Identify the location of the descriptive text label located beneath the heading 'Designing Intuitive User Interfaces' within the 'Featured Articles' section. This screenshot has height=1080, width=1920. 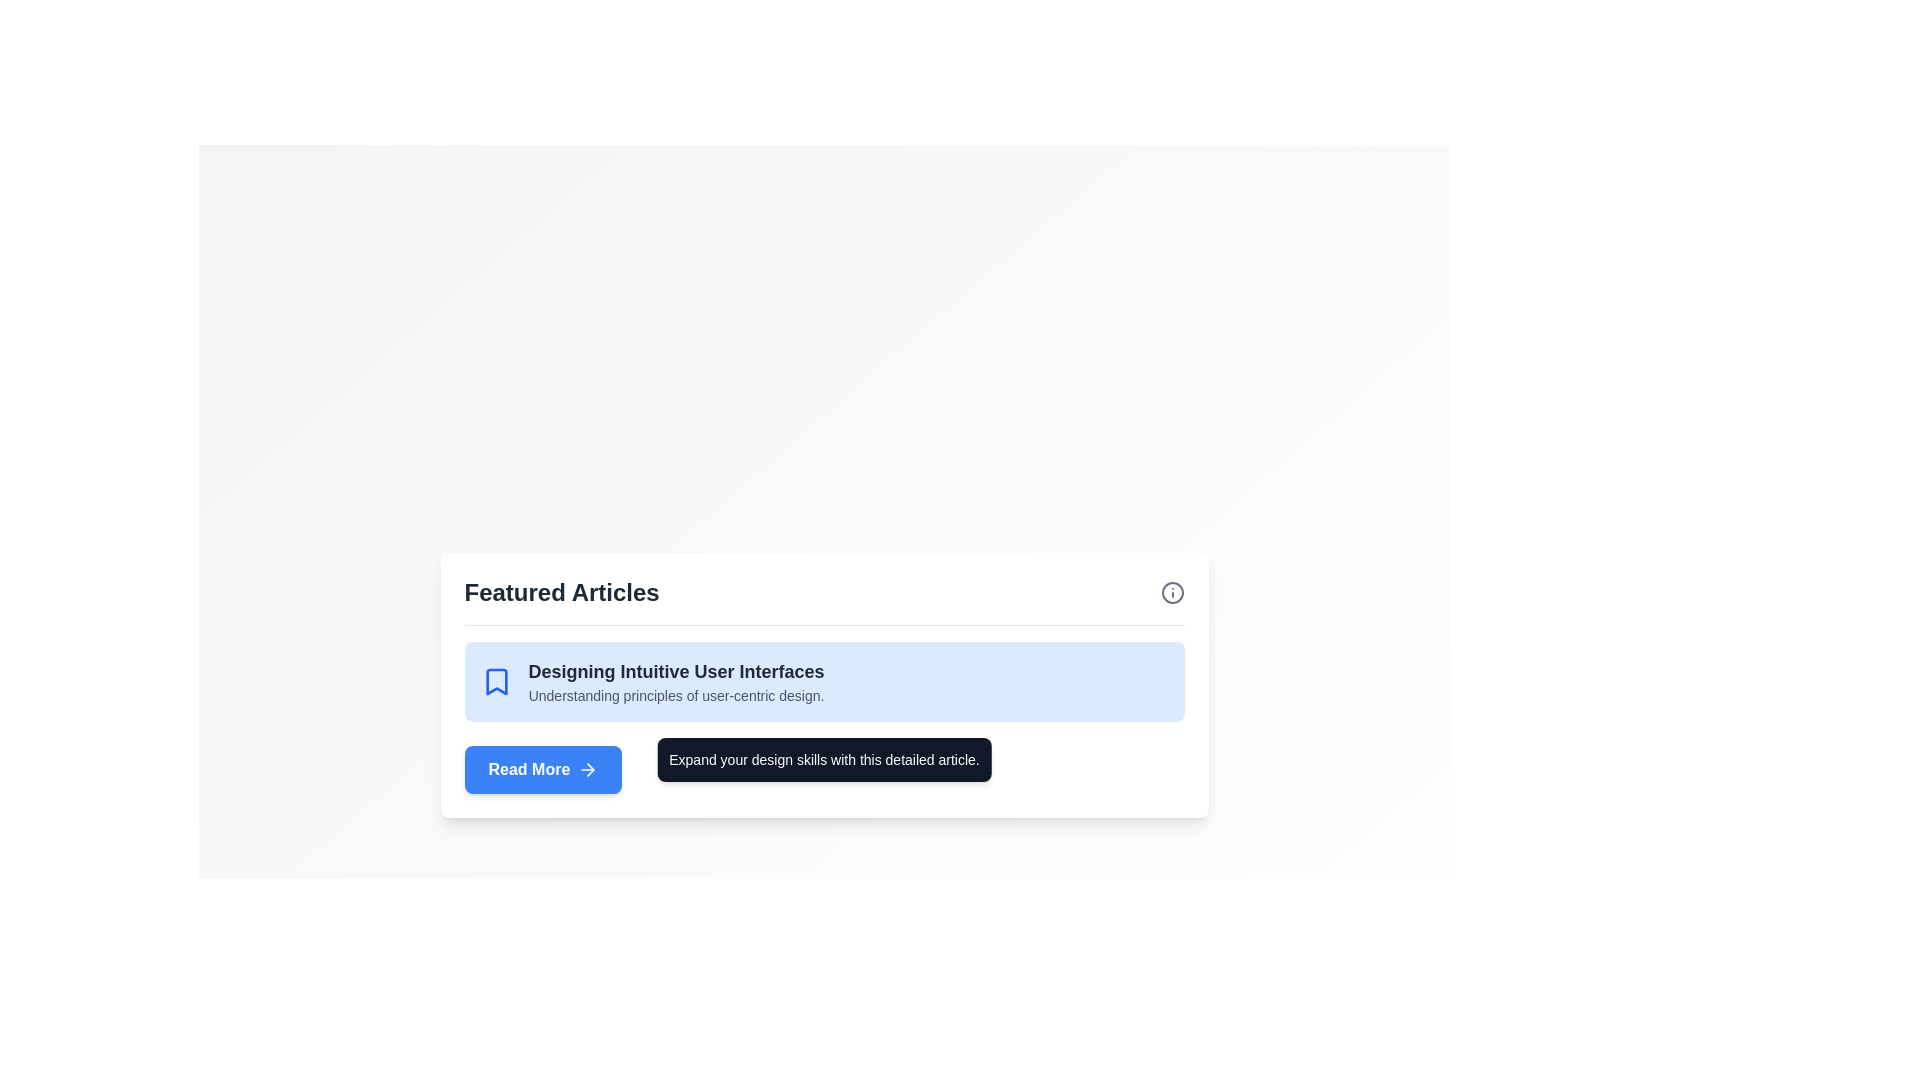
(676, 694).